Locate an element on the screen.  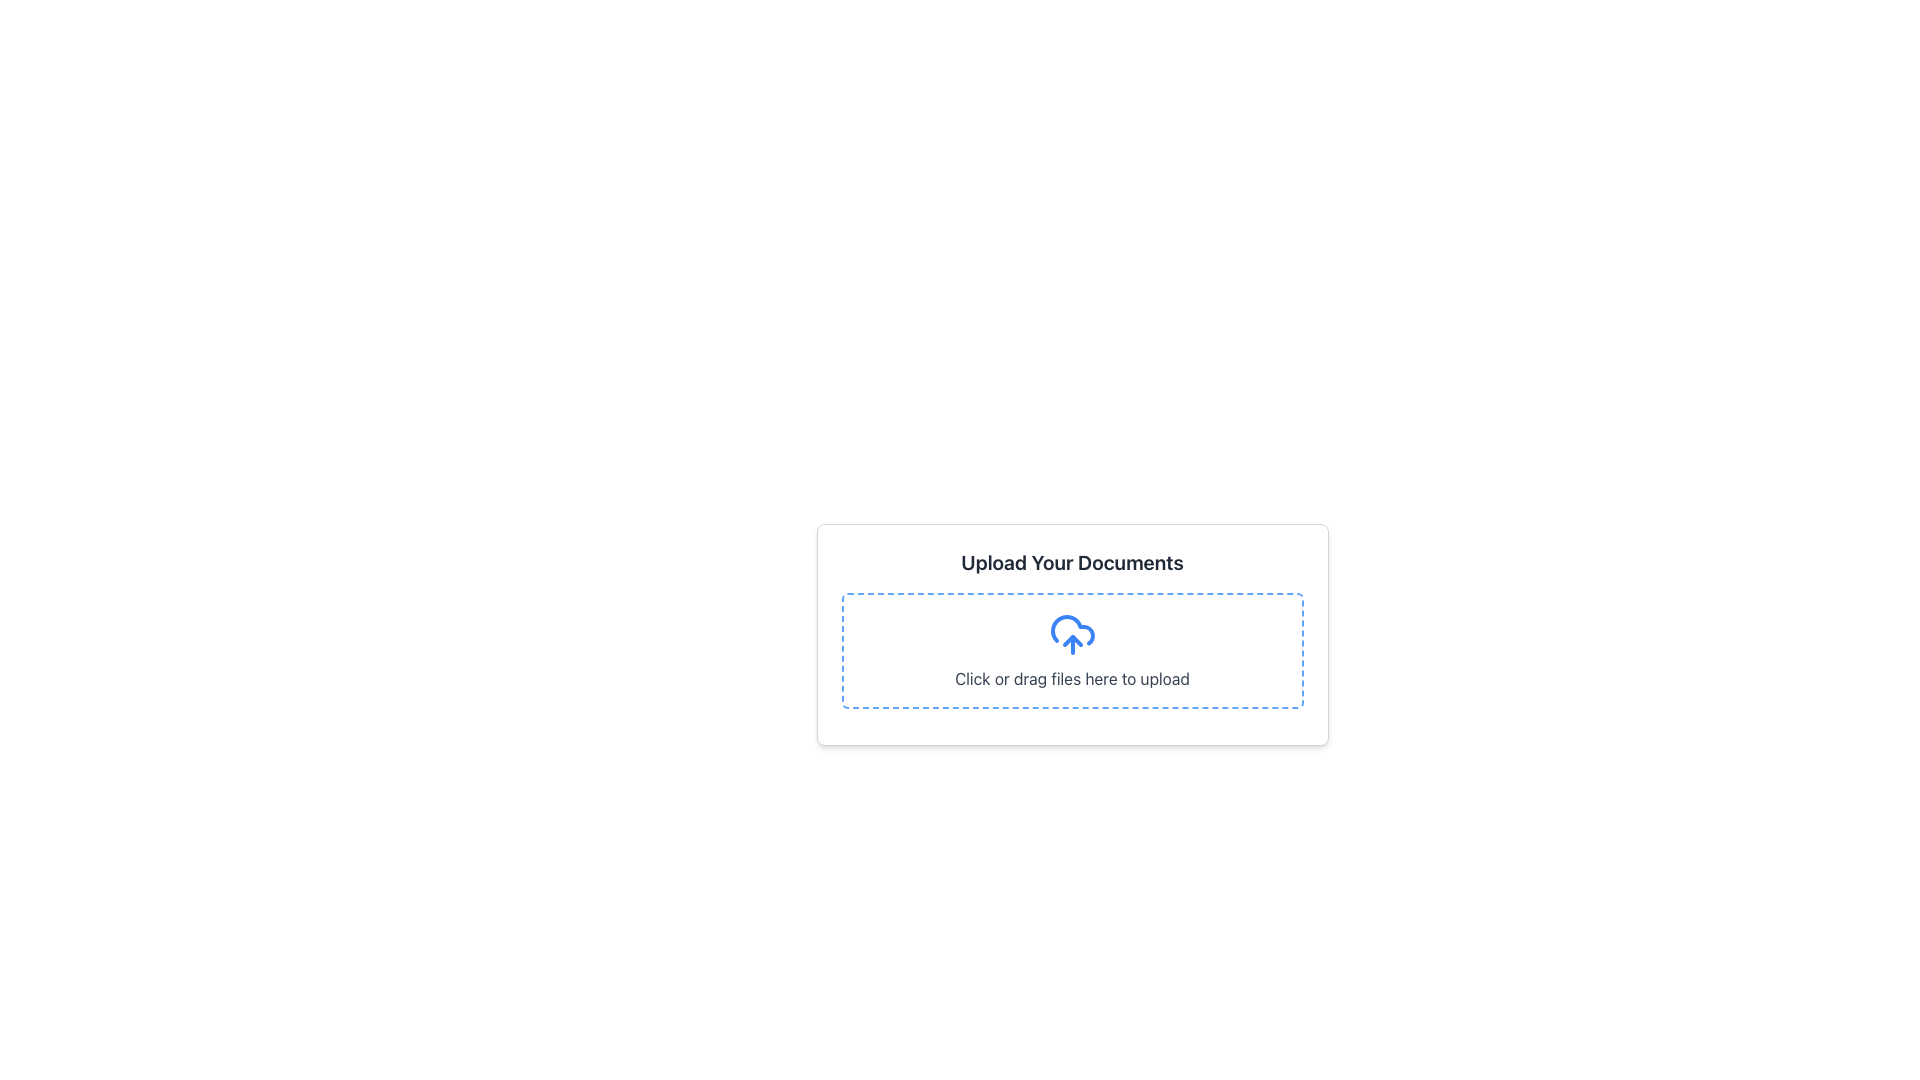
a file over the blue cloud icon with an upward arrow, which is centrally aligned above the text 'Click or drag files here is located at coordinates (1071, 635).